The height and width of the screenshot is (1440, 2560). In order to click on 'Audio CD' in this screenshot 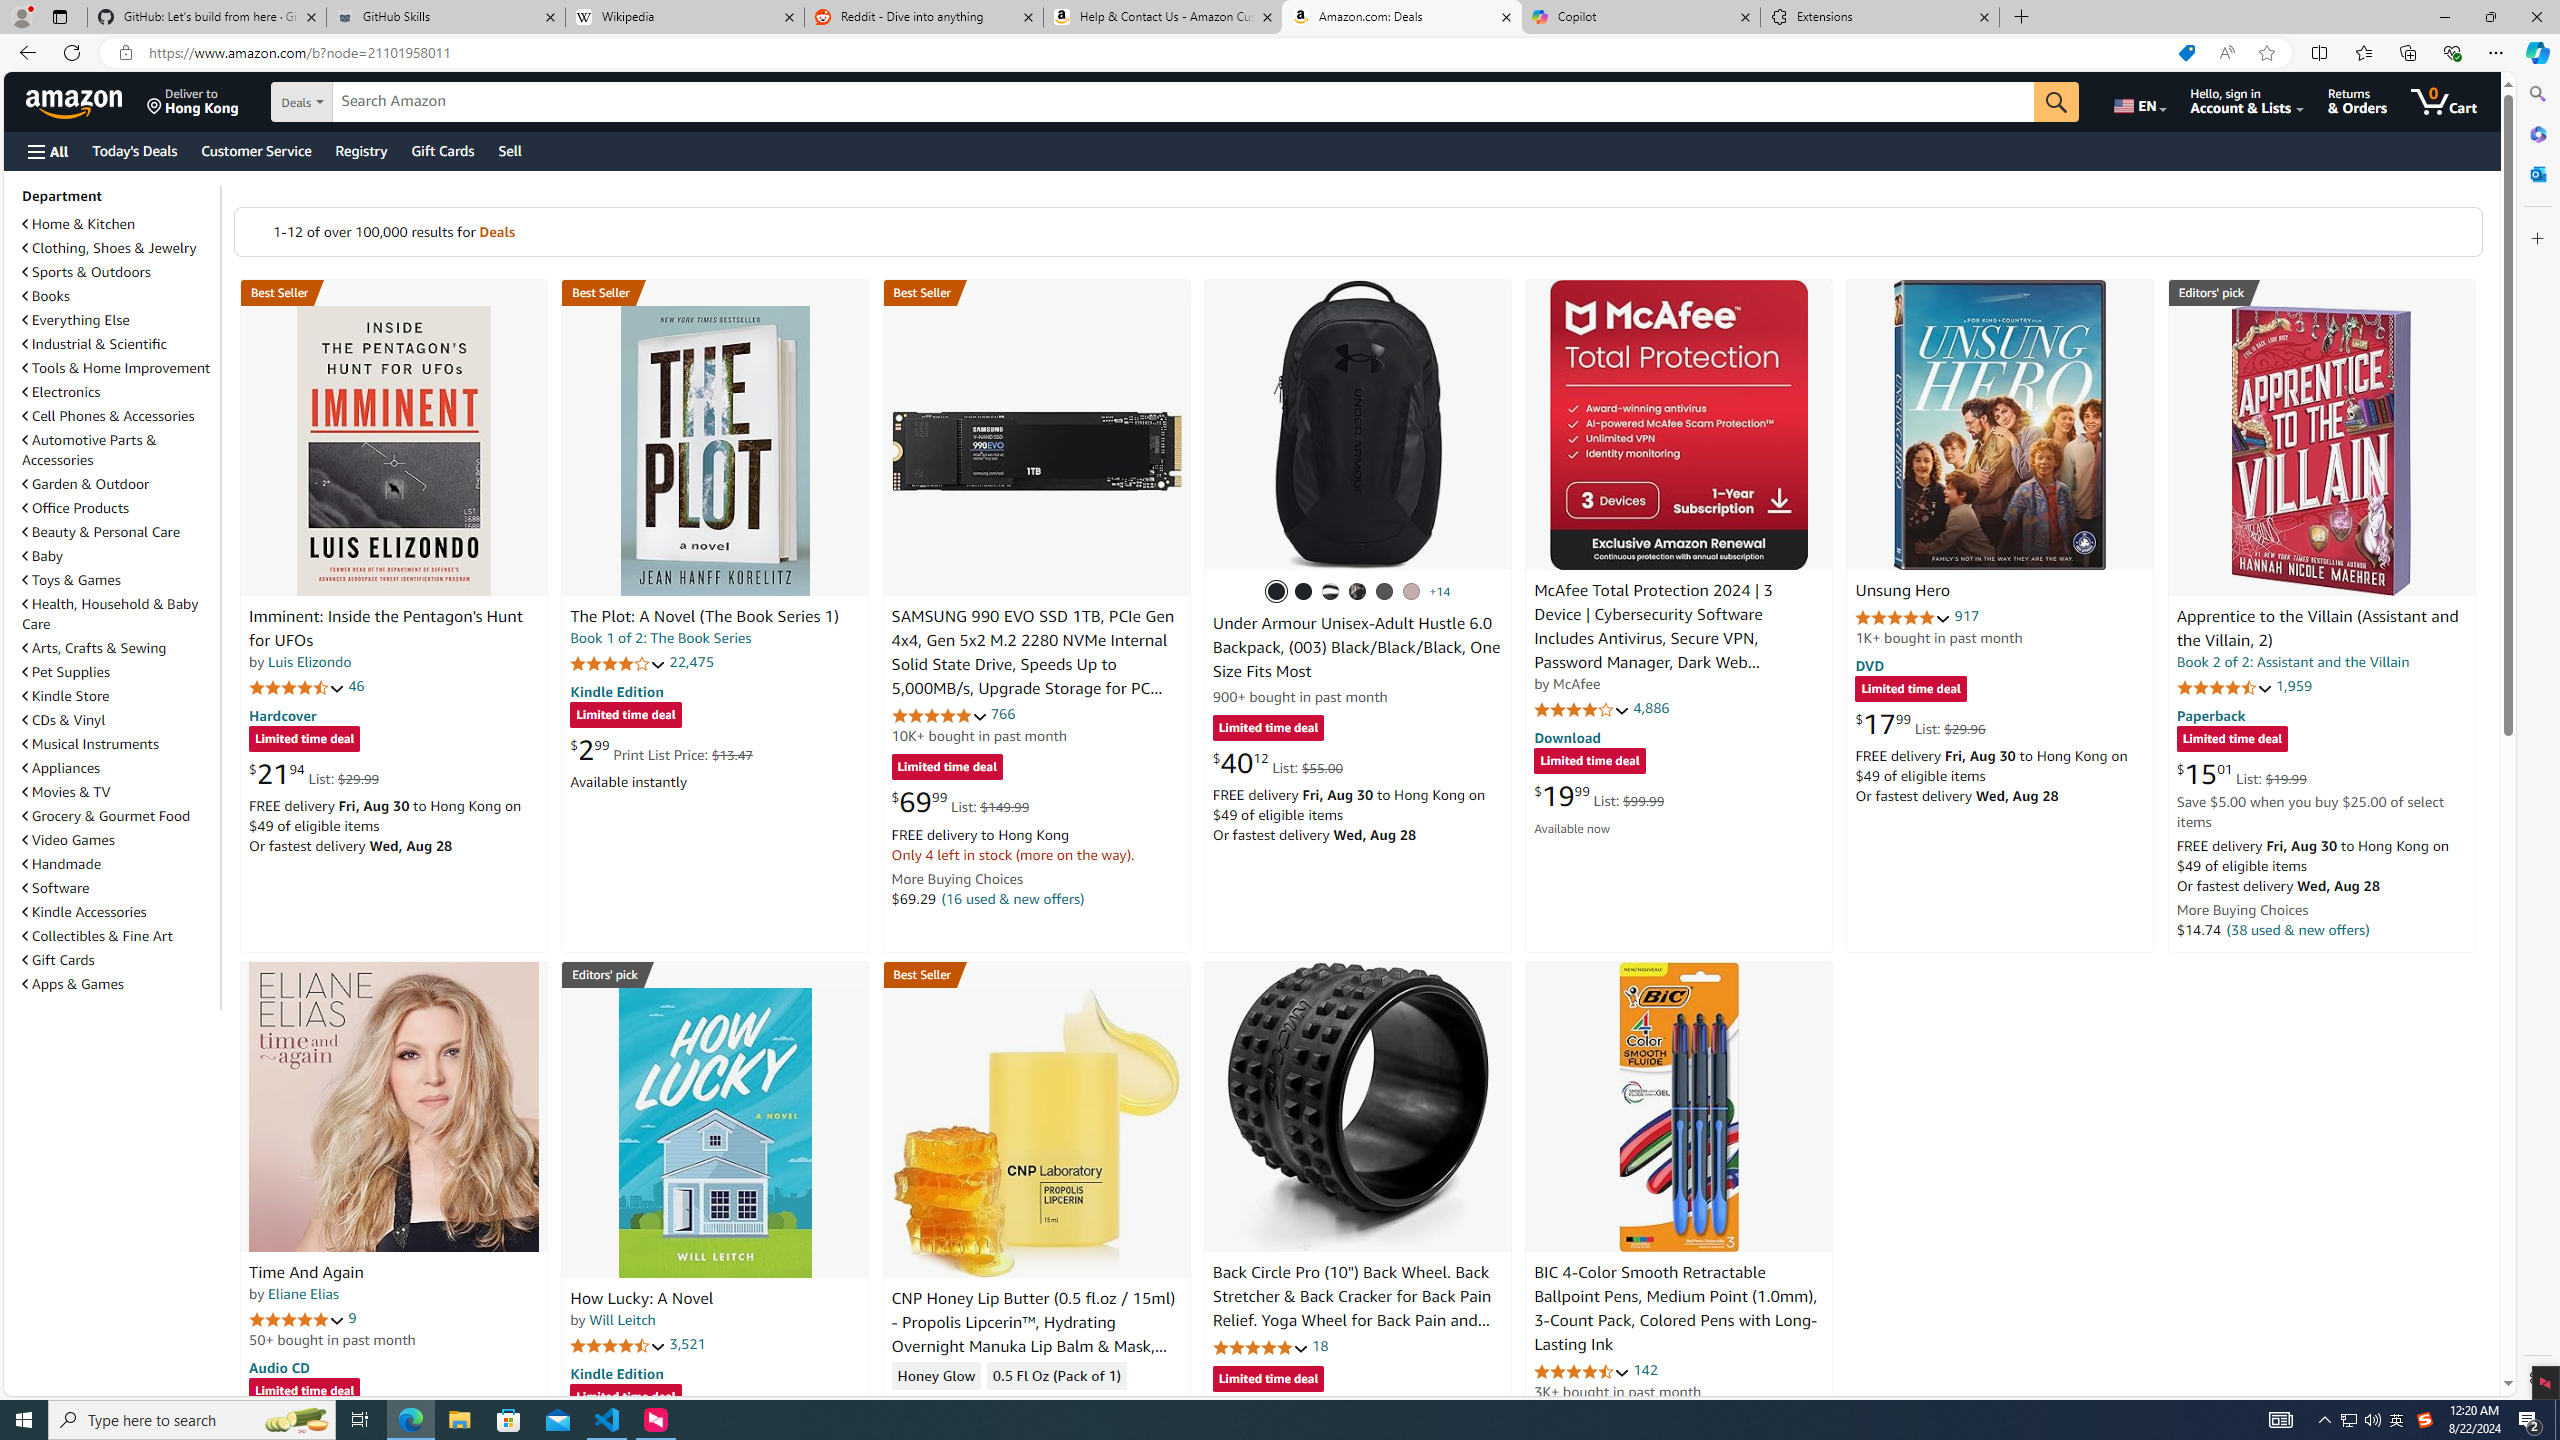, I will do `click(278, 1367)`.